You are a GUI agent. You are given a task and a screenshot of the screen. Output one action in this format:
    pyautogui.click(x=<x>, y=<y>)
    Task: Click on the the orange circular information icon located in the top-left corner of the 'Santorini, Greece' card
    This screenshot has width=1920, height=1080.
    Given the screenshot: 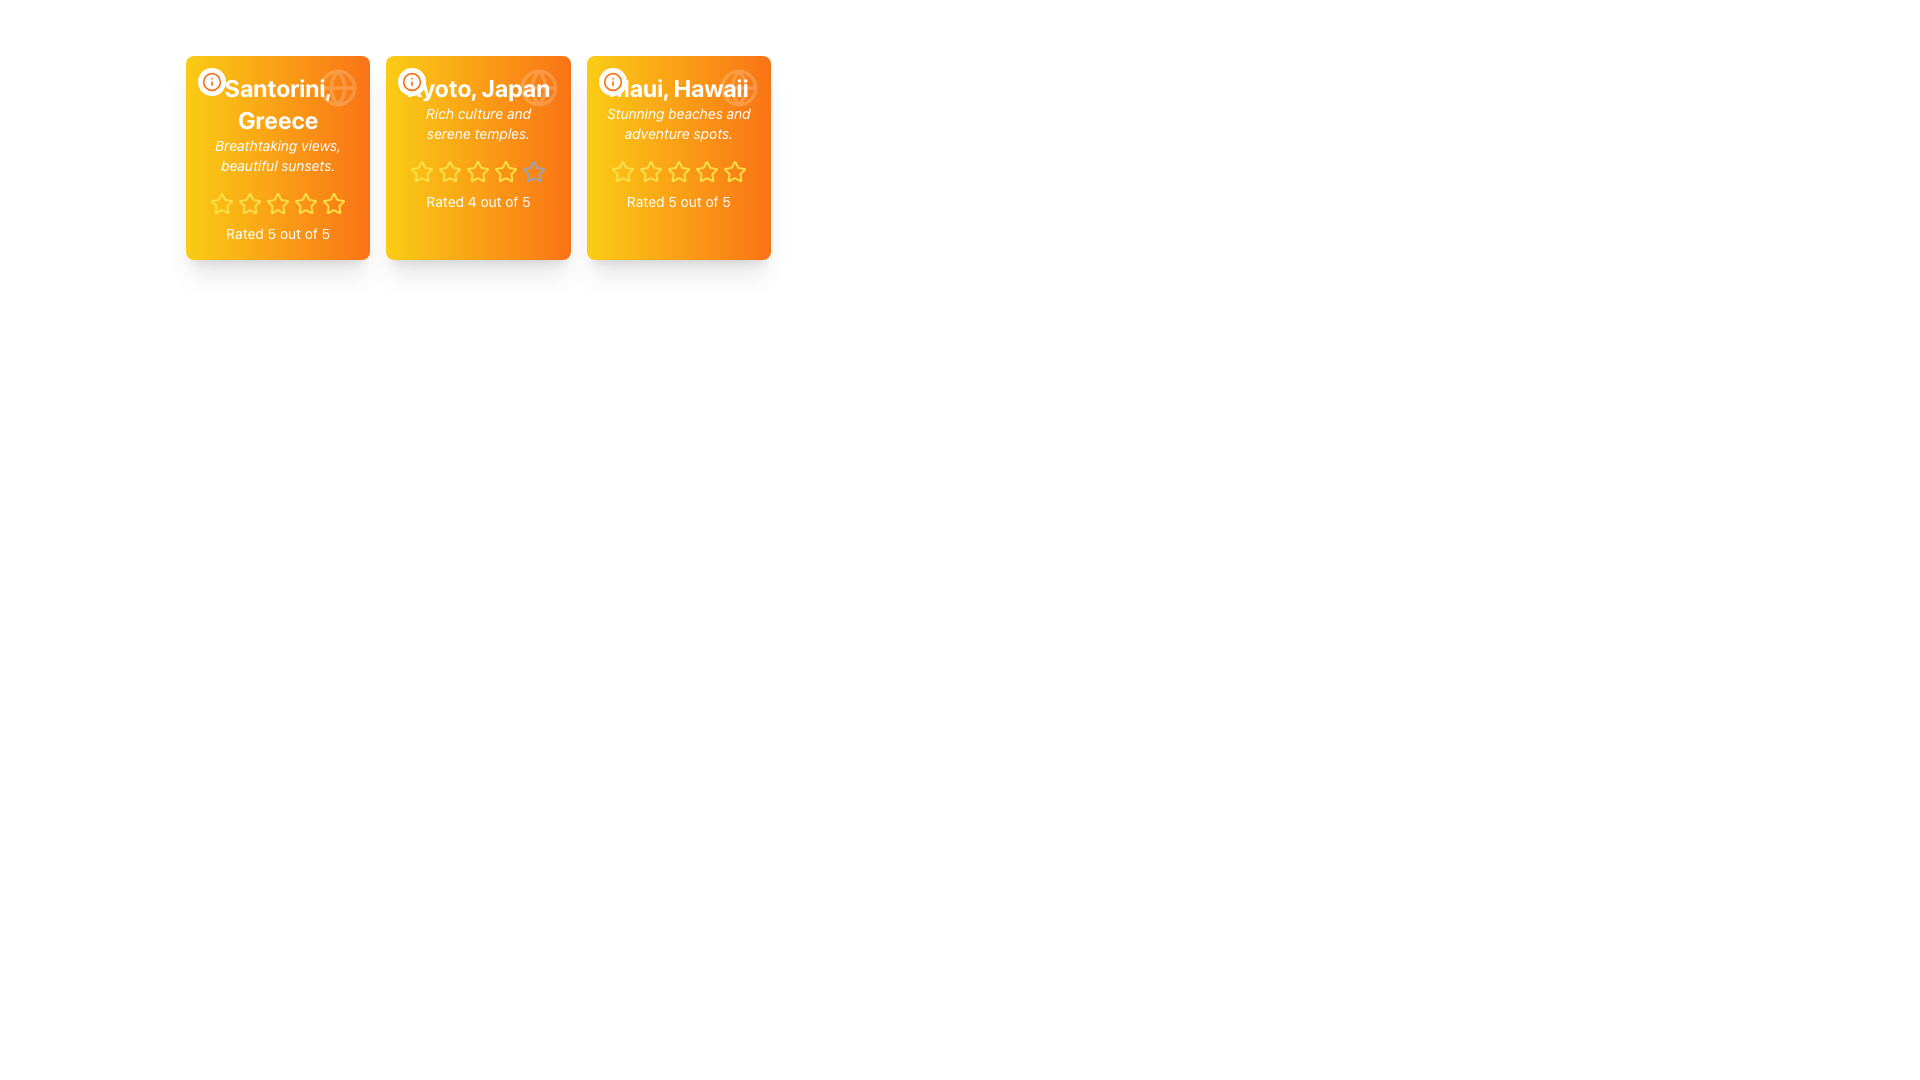 What is the action you would take?
    pyautogui.click(x=211, y=80)
    